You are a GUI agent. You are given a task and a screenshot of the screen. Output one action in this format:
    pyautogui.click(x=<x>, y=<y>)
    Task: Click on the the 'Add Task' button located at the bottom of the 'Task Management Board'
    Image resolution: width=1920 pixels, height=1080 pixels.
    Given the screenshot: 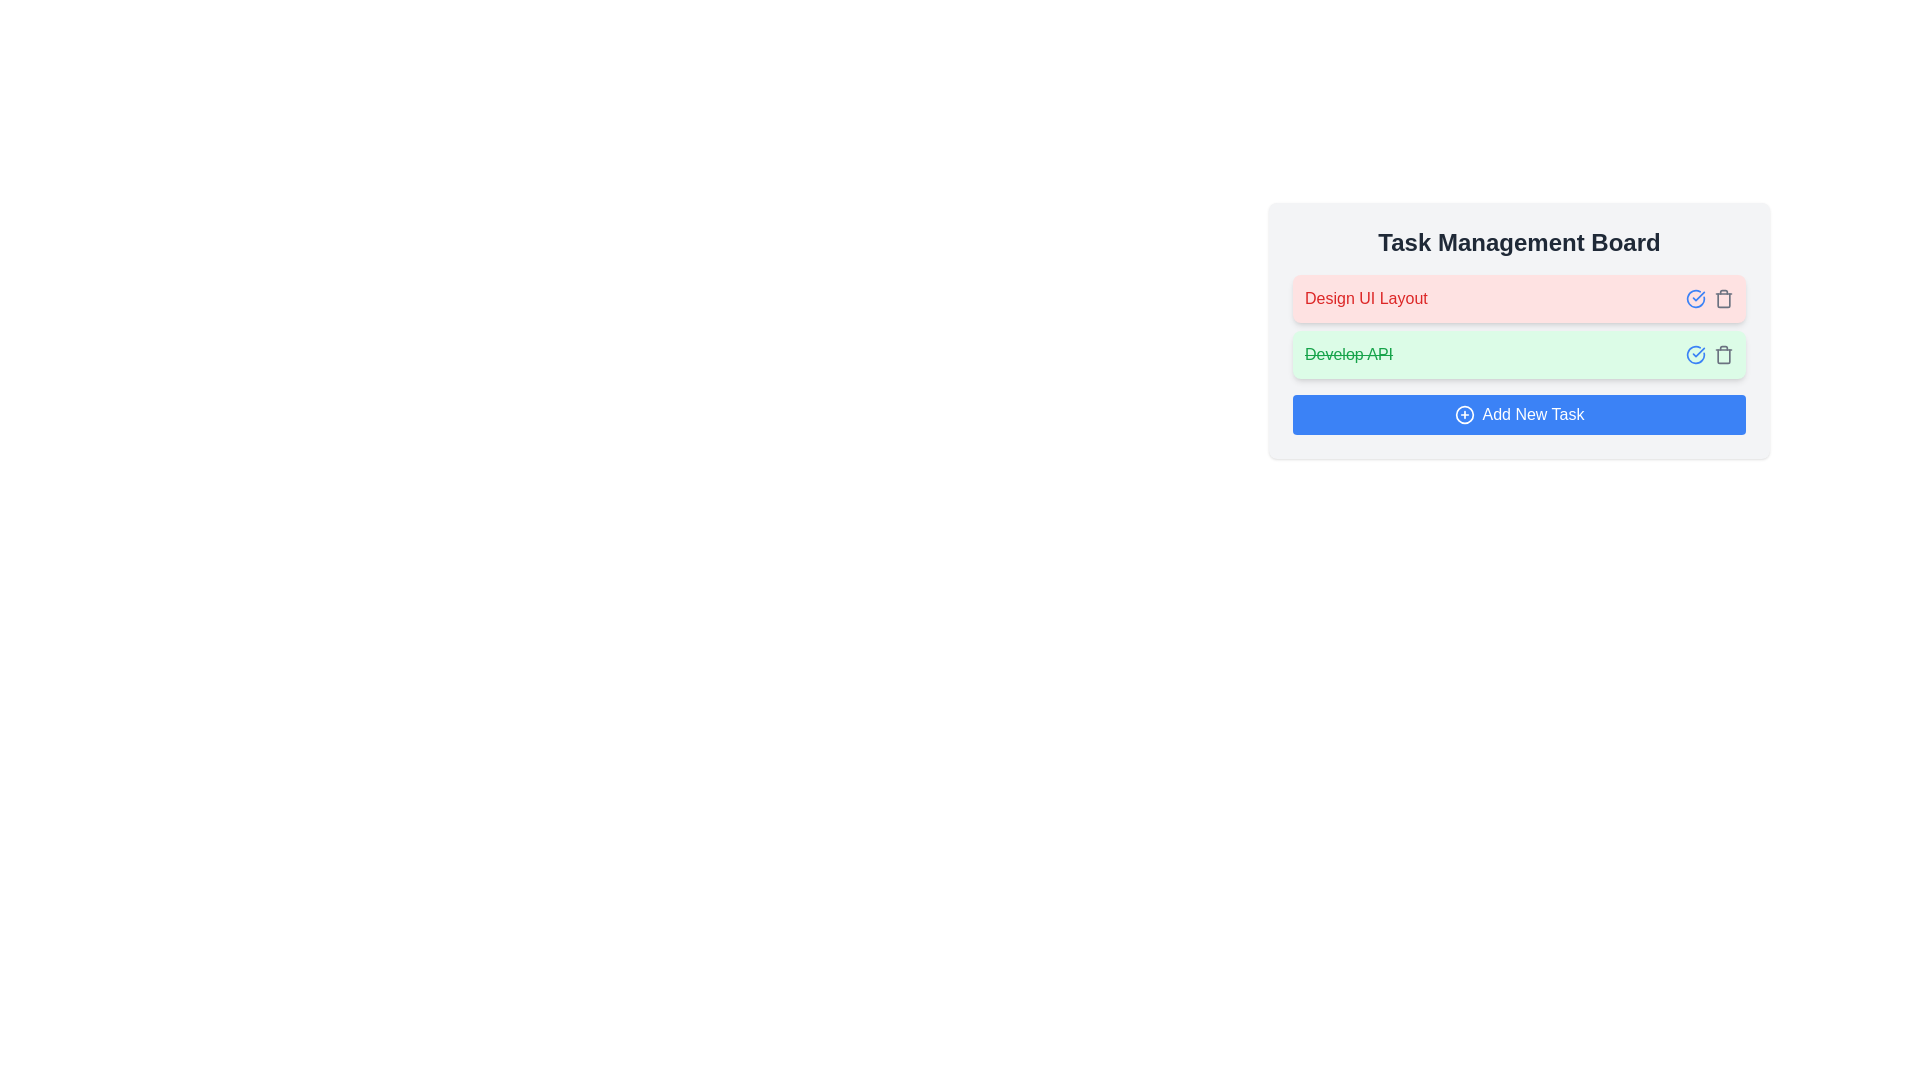 What is the action you would take?
    pyautogui.click(x=1519, y=414)
    